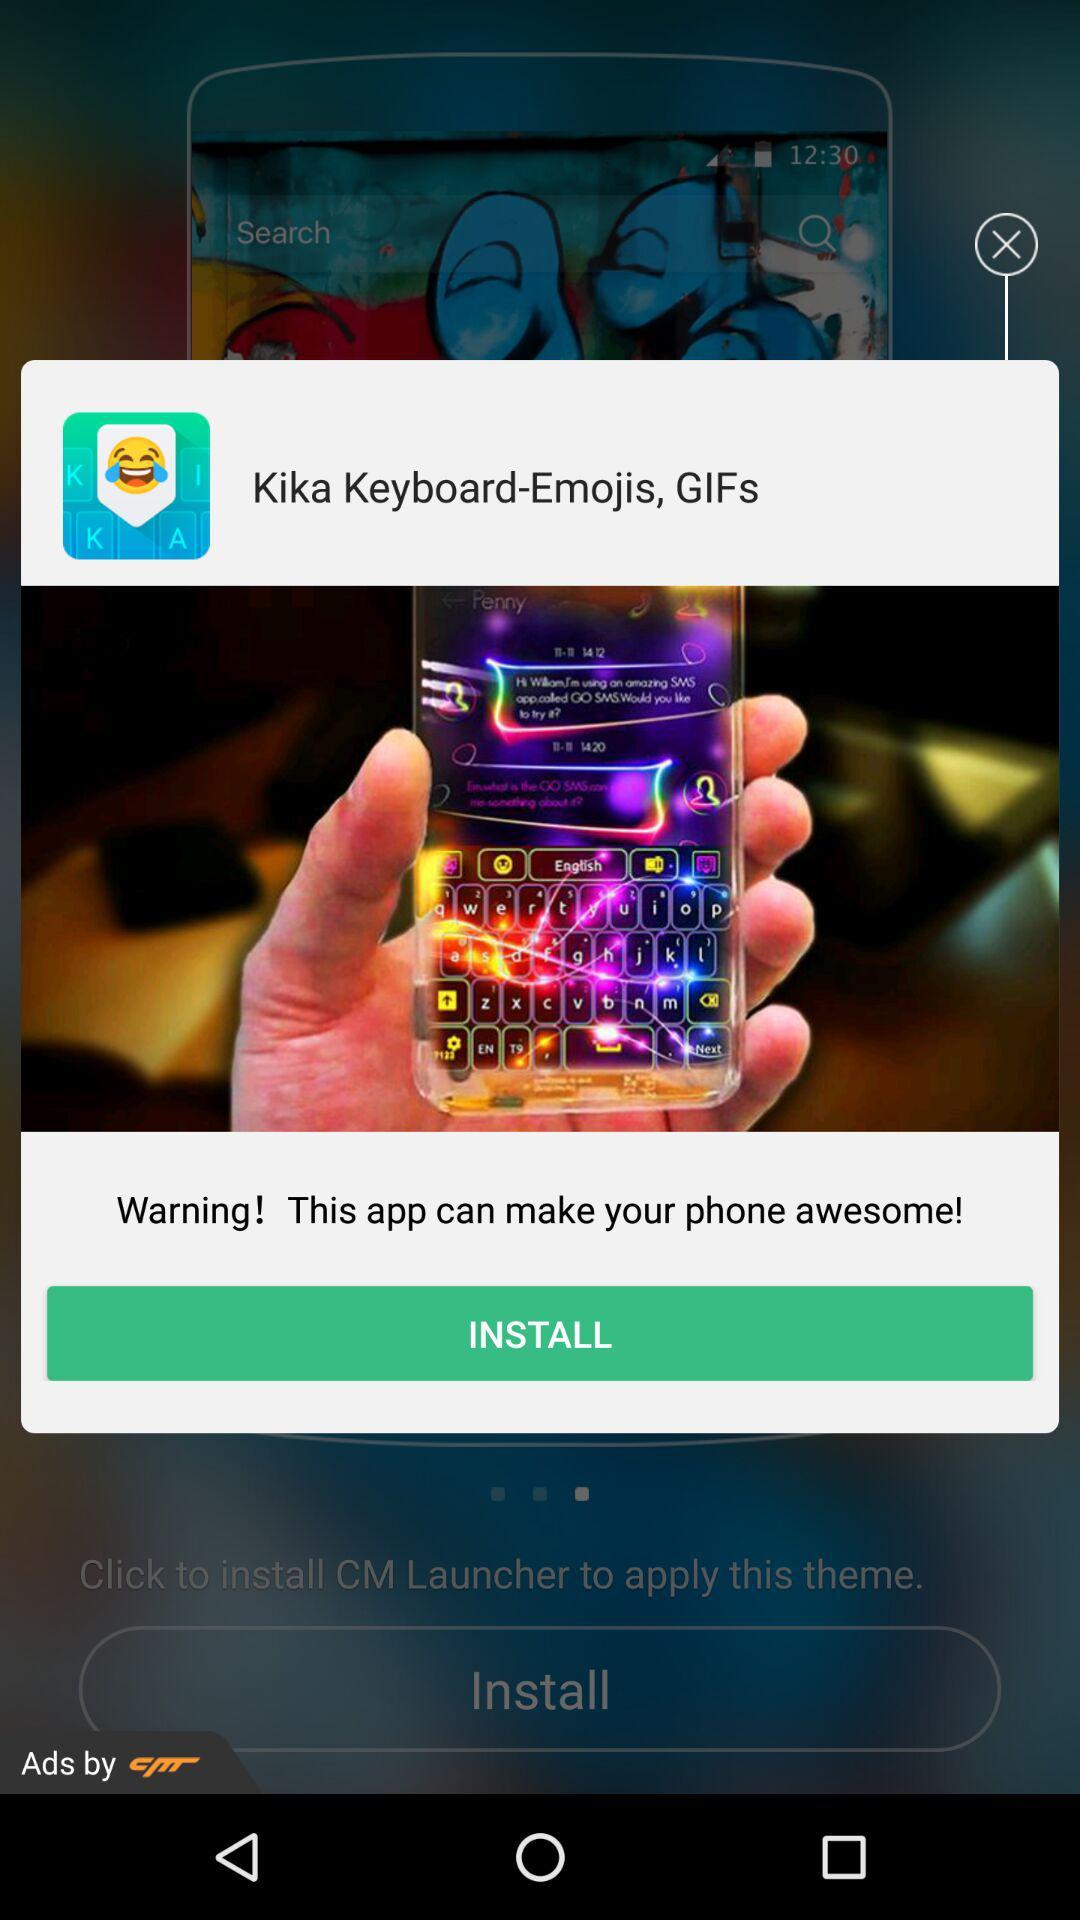 The image size is (1080, 1920). I want to click on the warning this app icon, so click(540, 1208).